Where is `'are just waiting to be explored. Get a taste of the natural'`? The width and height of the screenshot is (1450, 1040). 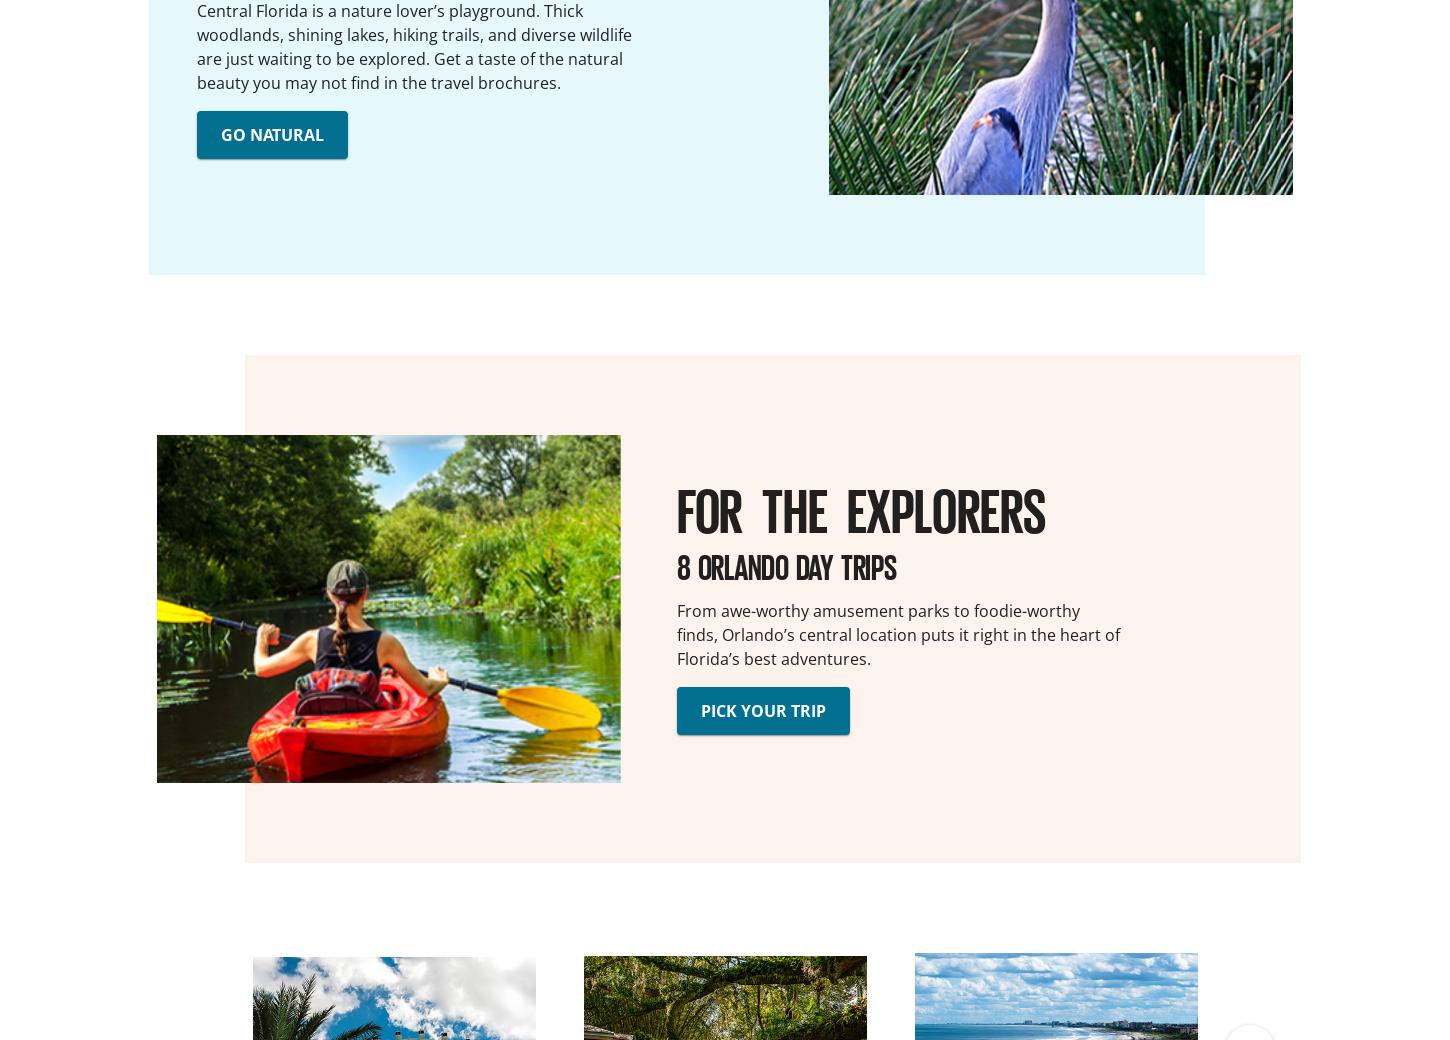
'are just waiting to be explored. Get a taste of the natural' is located at coordinates (409, 57).